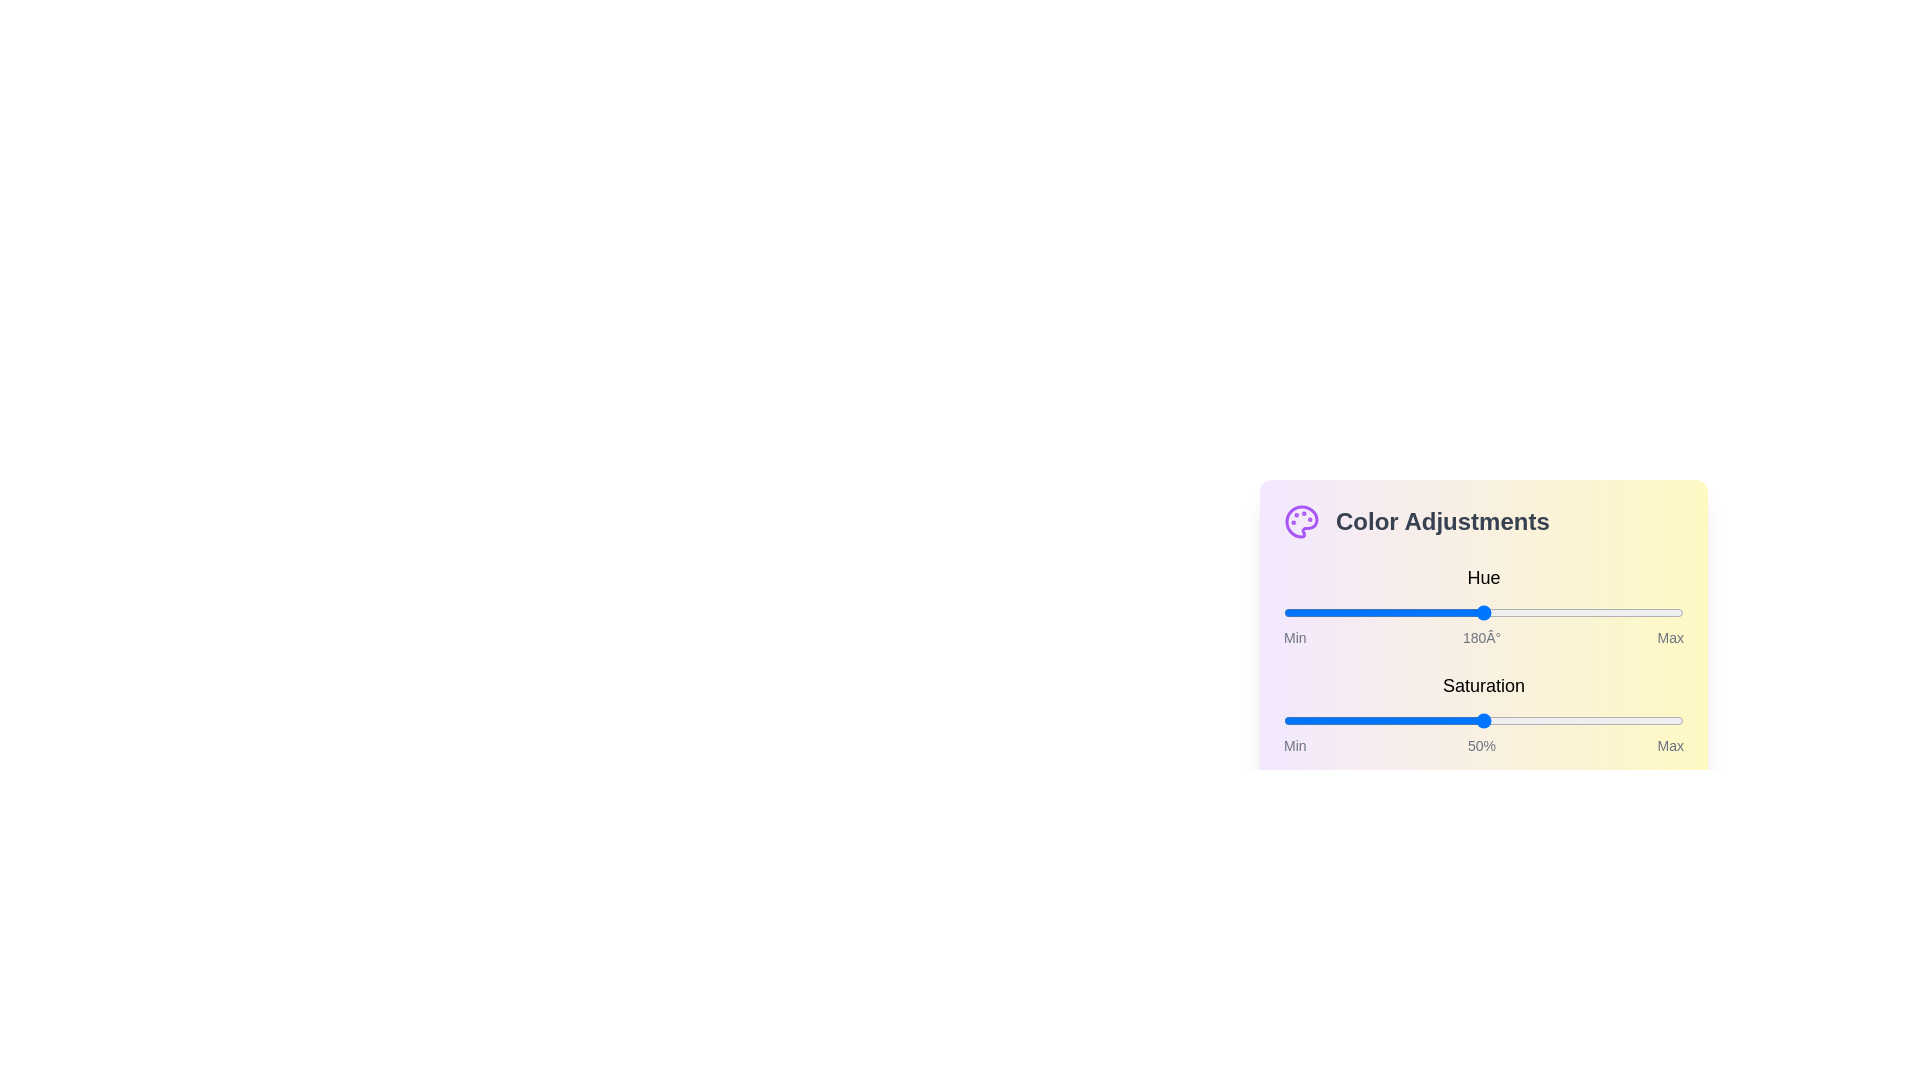  I want to click on the saturation slider to 99, so click(1680, 721).